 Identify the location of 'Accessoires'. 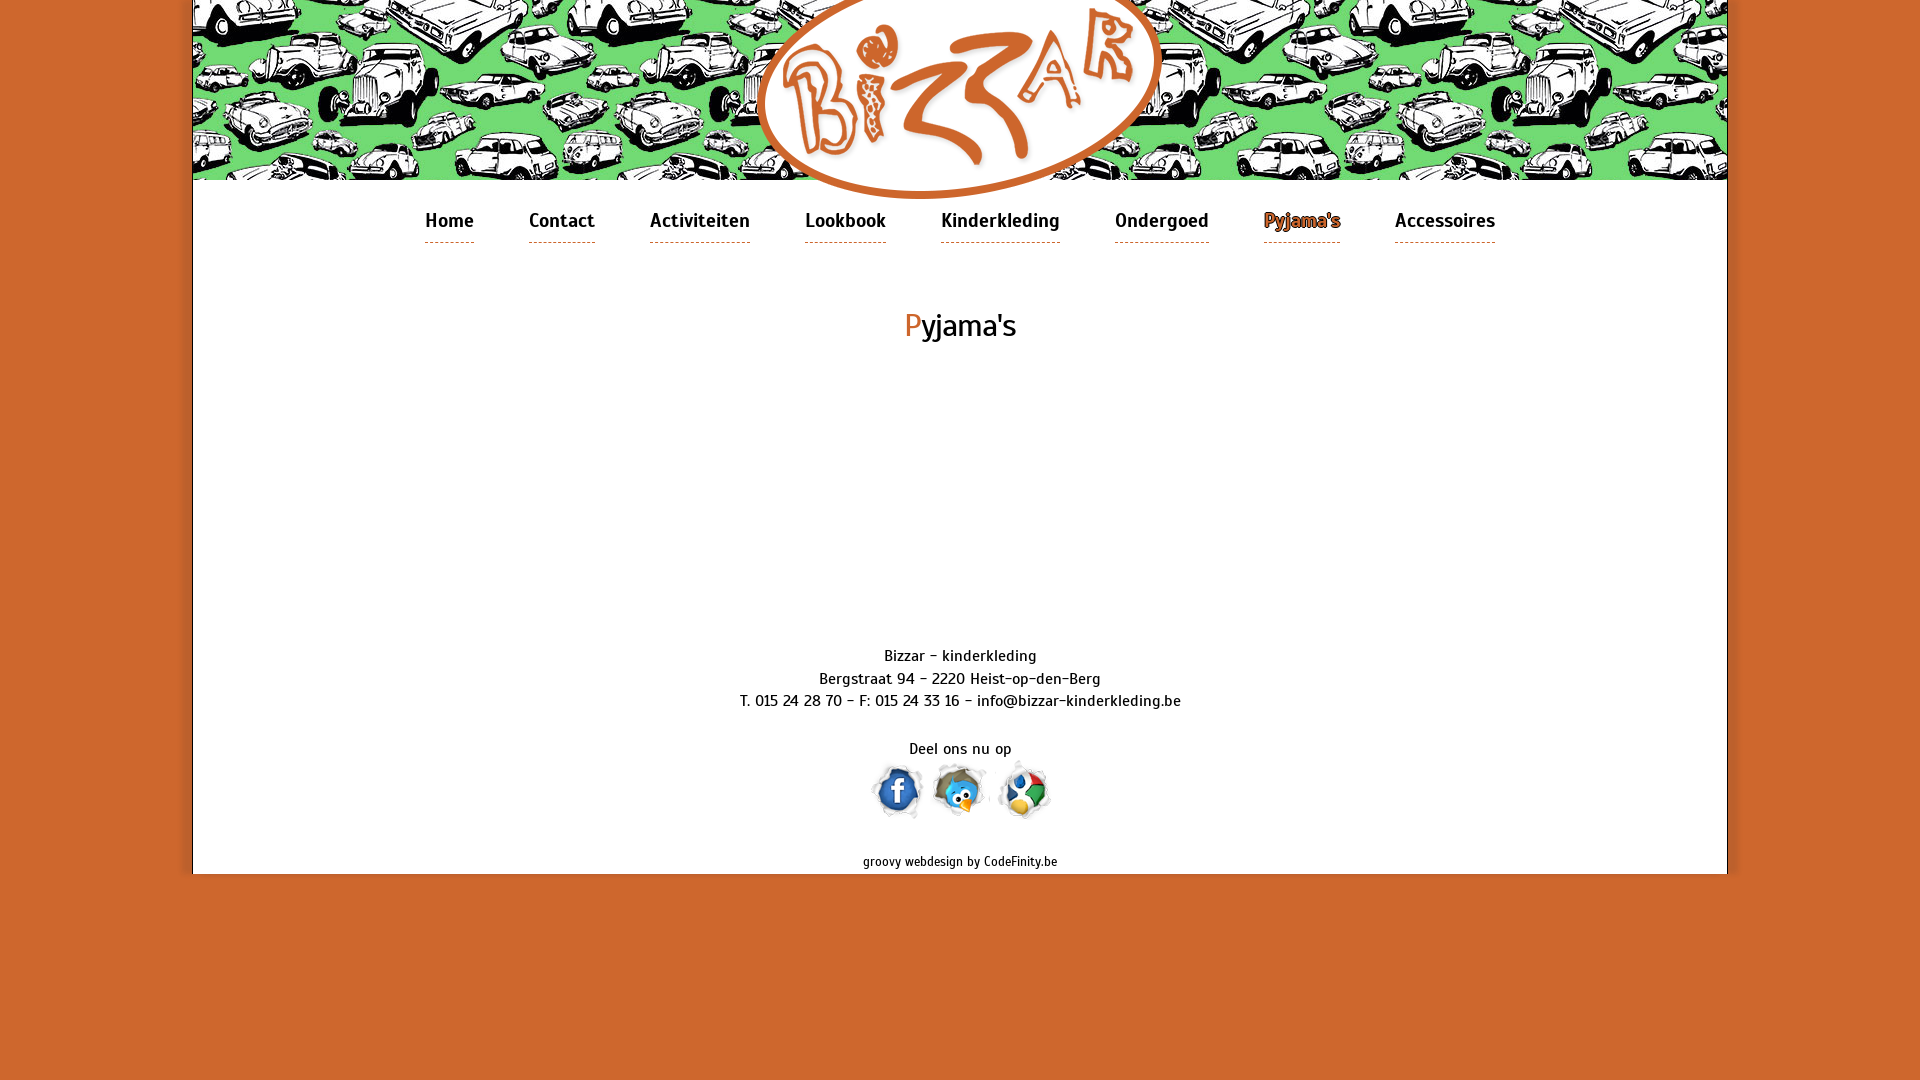
(1444, 221).